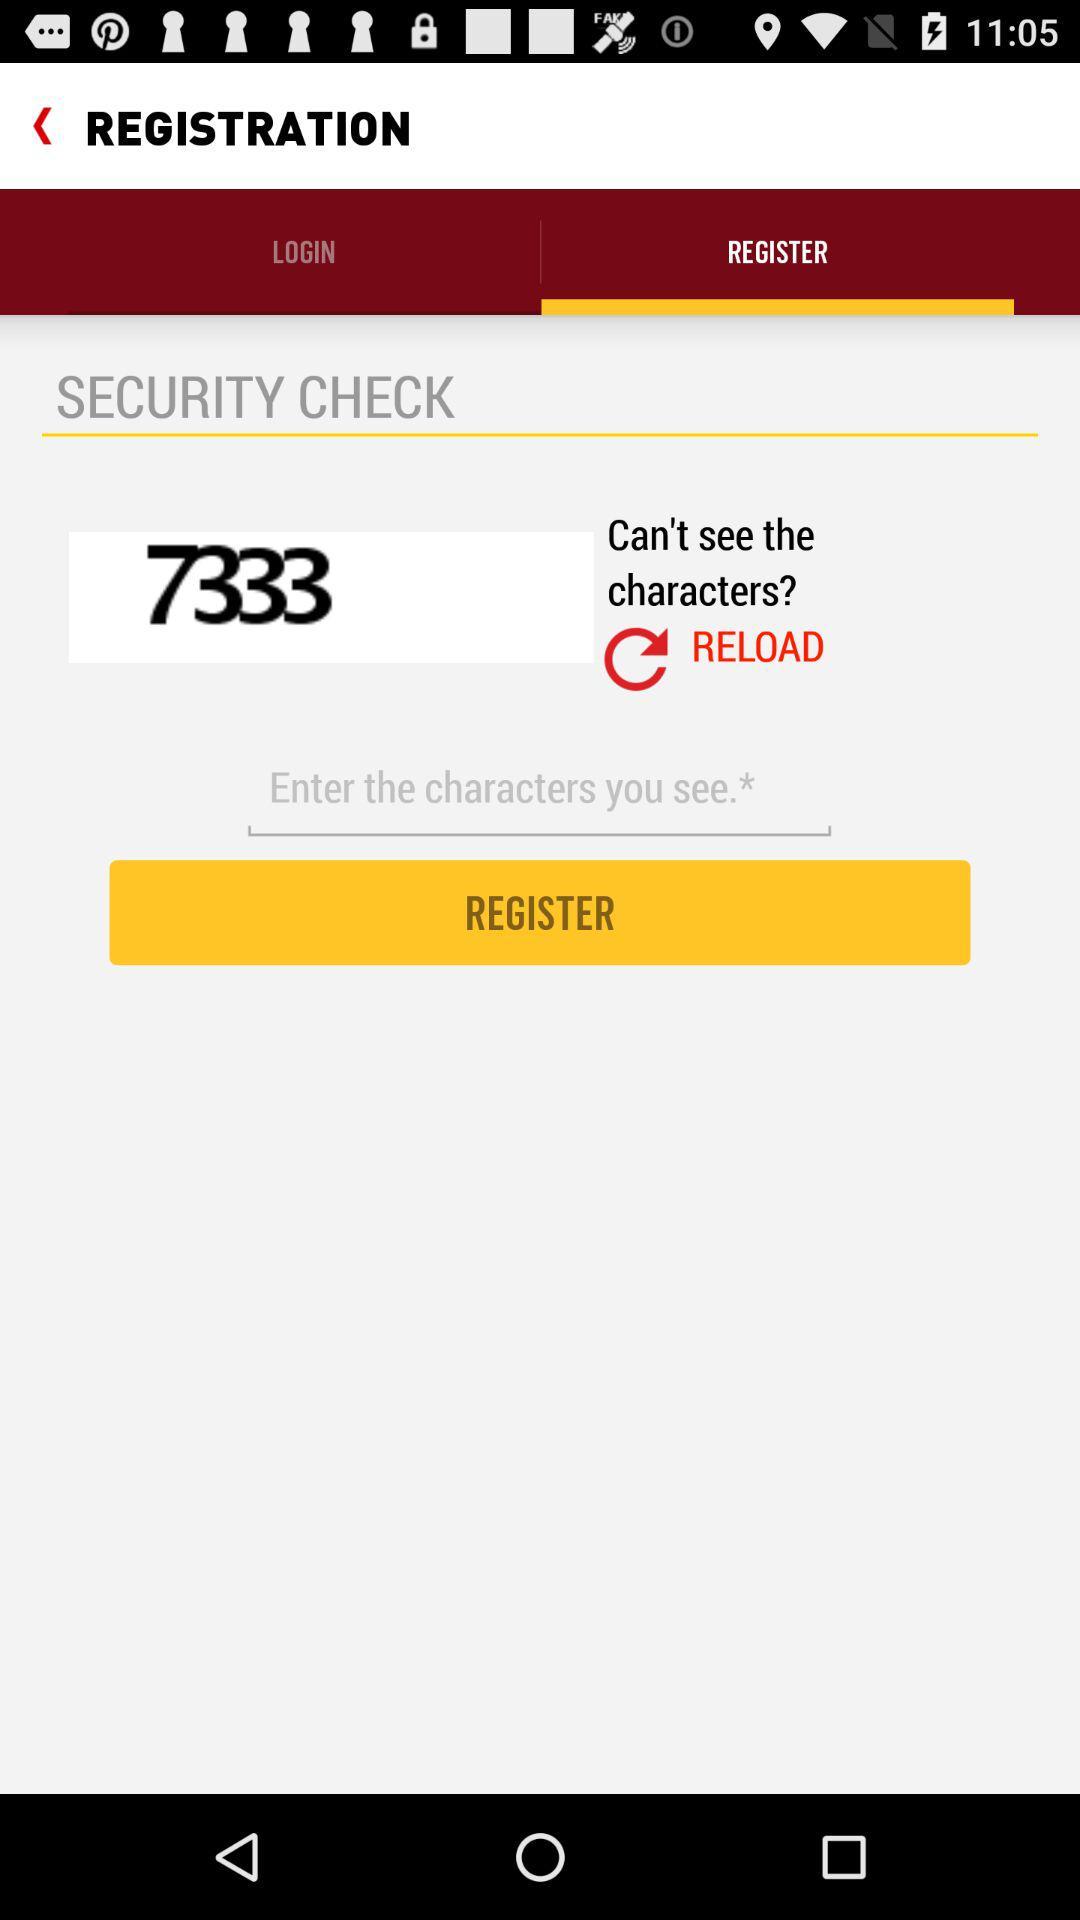  What do you see at coordinates (758, 645) in the screenshot?
I see `the reload icon` at bounding box center [758, 645].